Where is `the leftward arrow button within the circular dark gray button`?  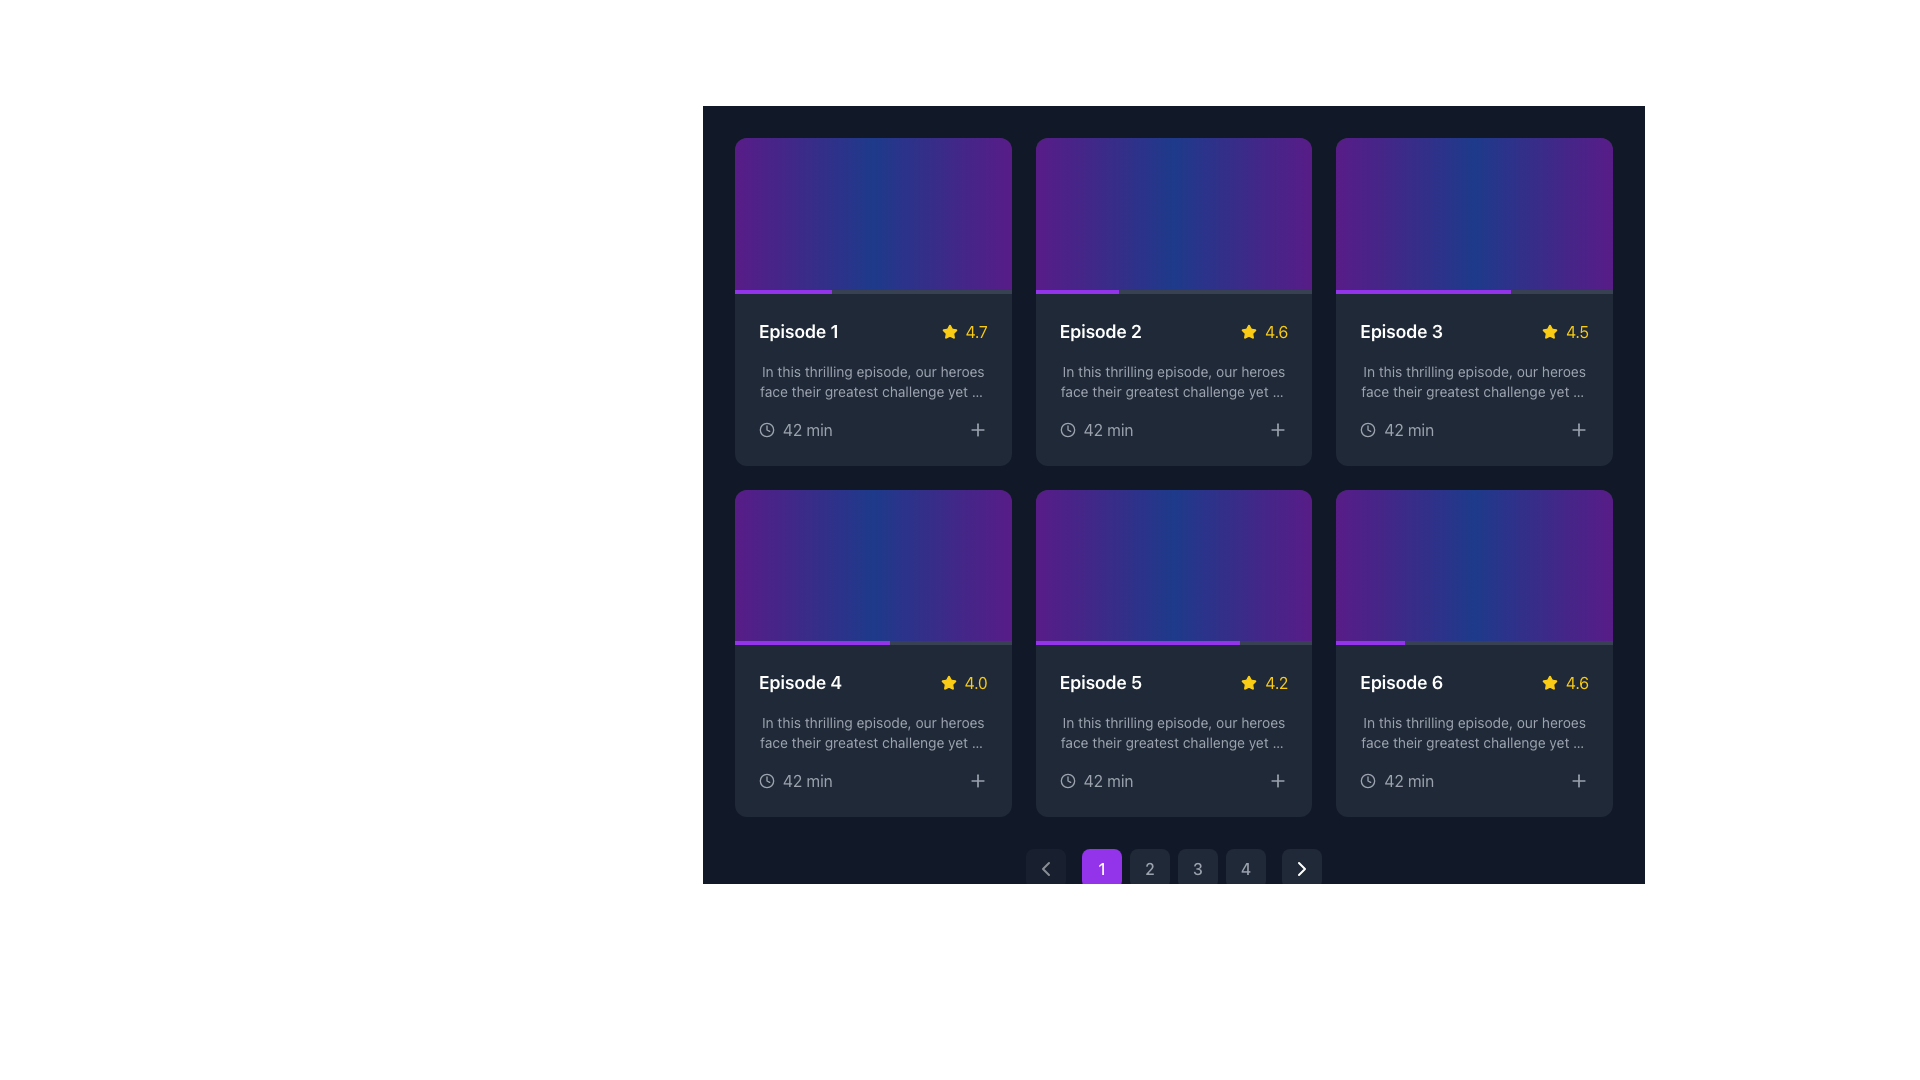 the leftward arrow button within the circular dark gray button is located at coordinates (1045, 867).